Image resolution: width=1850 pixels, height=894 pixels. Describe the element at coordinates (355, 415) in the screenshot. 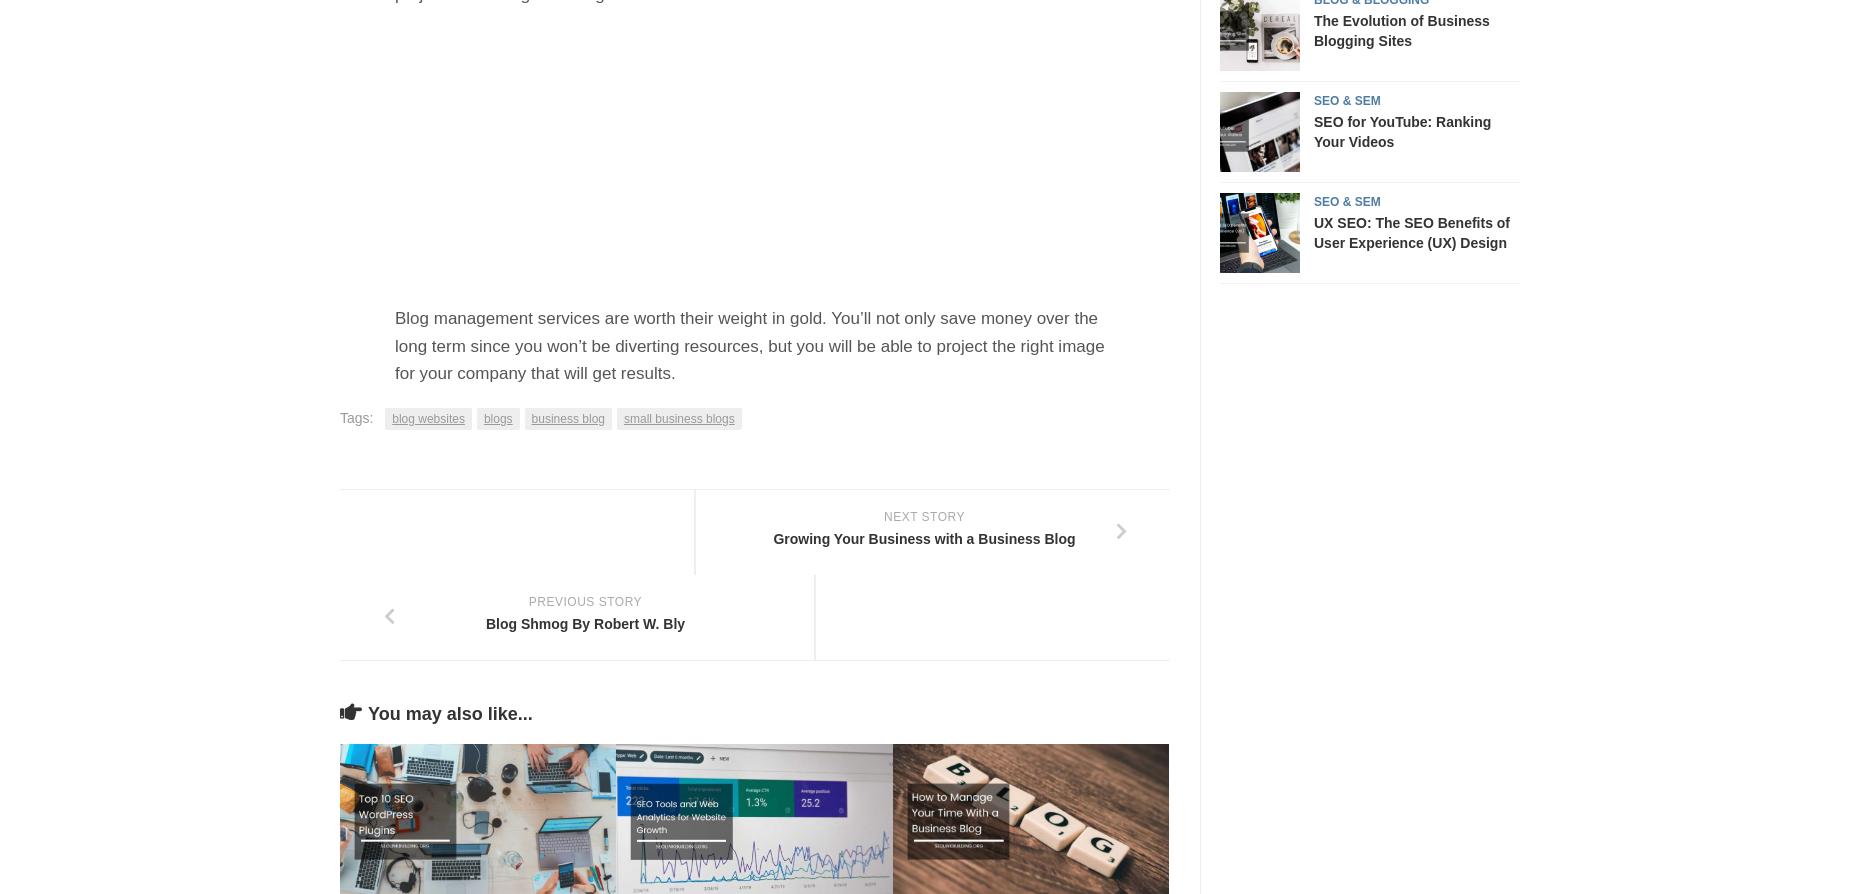

I see `'Tags:'` at that location.